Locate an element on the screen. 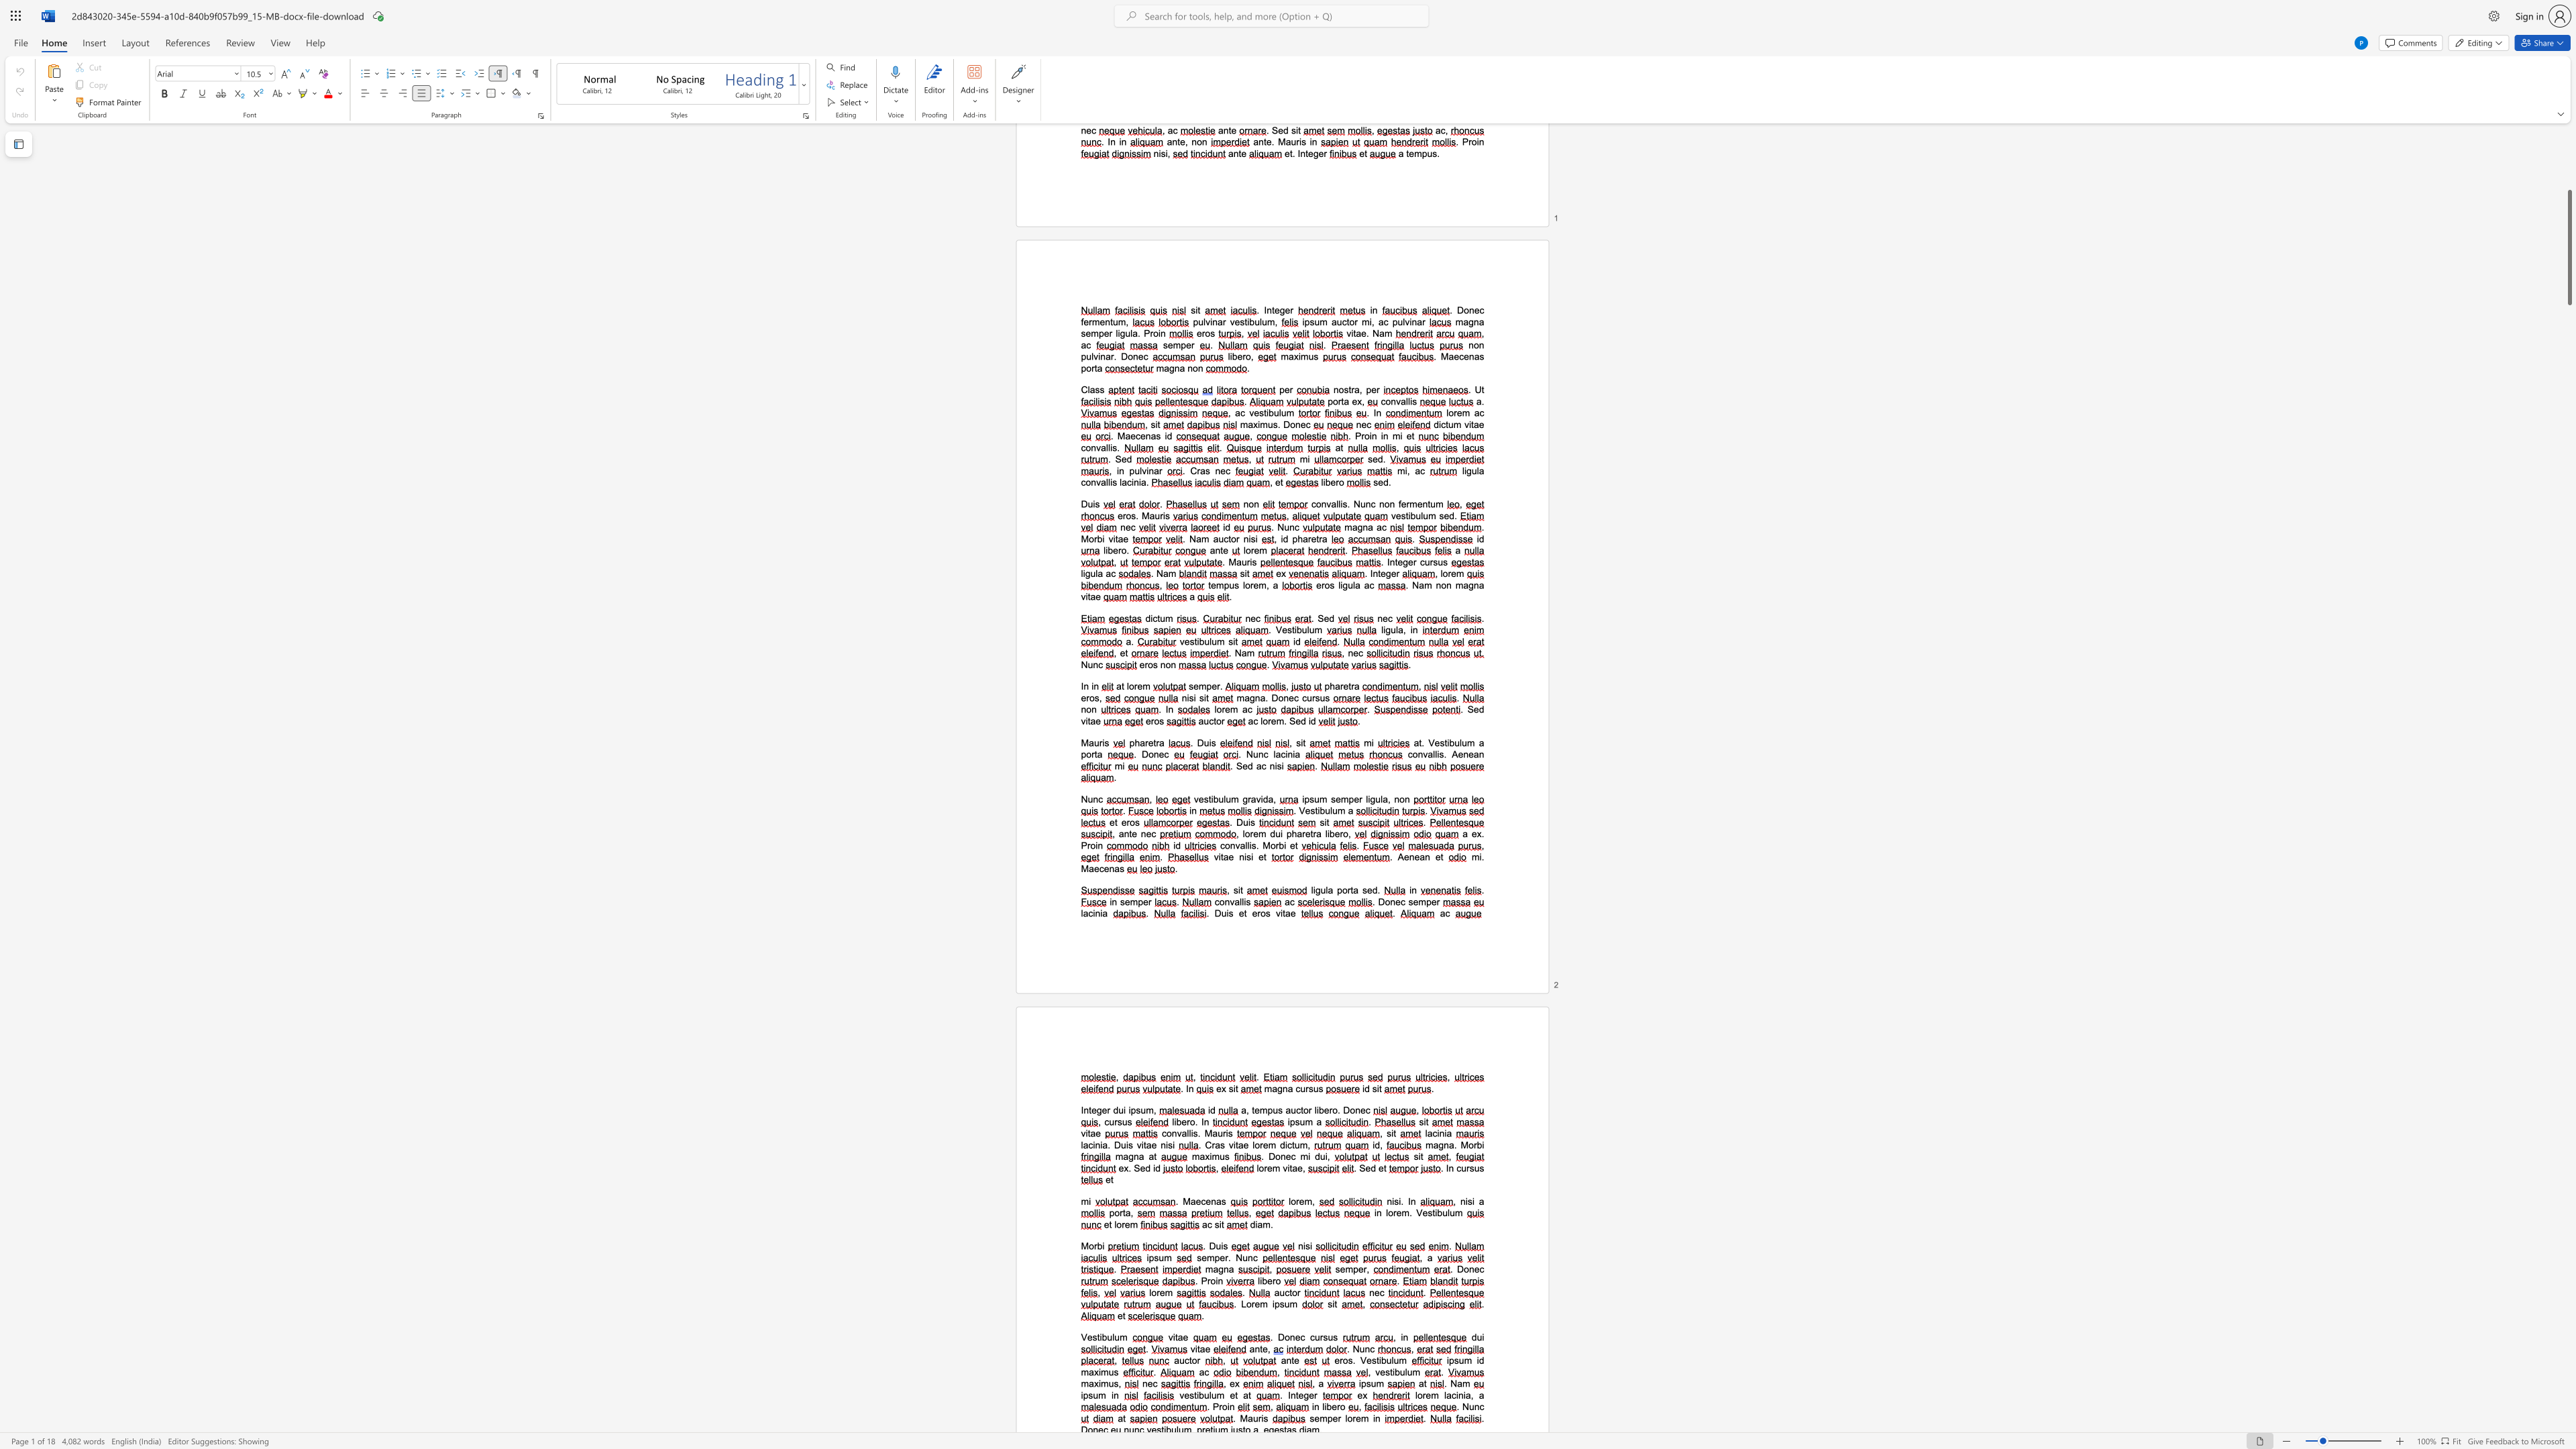  the space between the continuous character "s" and "t" in the text is located at coordinates (1388, 1371).